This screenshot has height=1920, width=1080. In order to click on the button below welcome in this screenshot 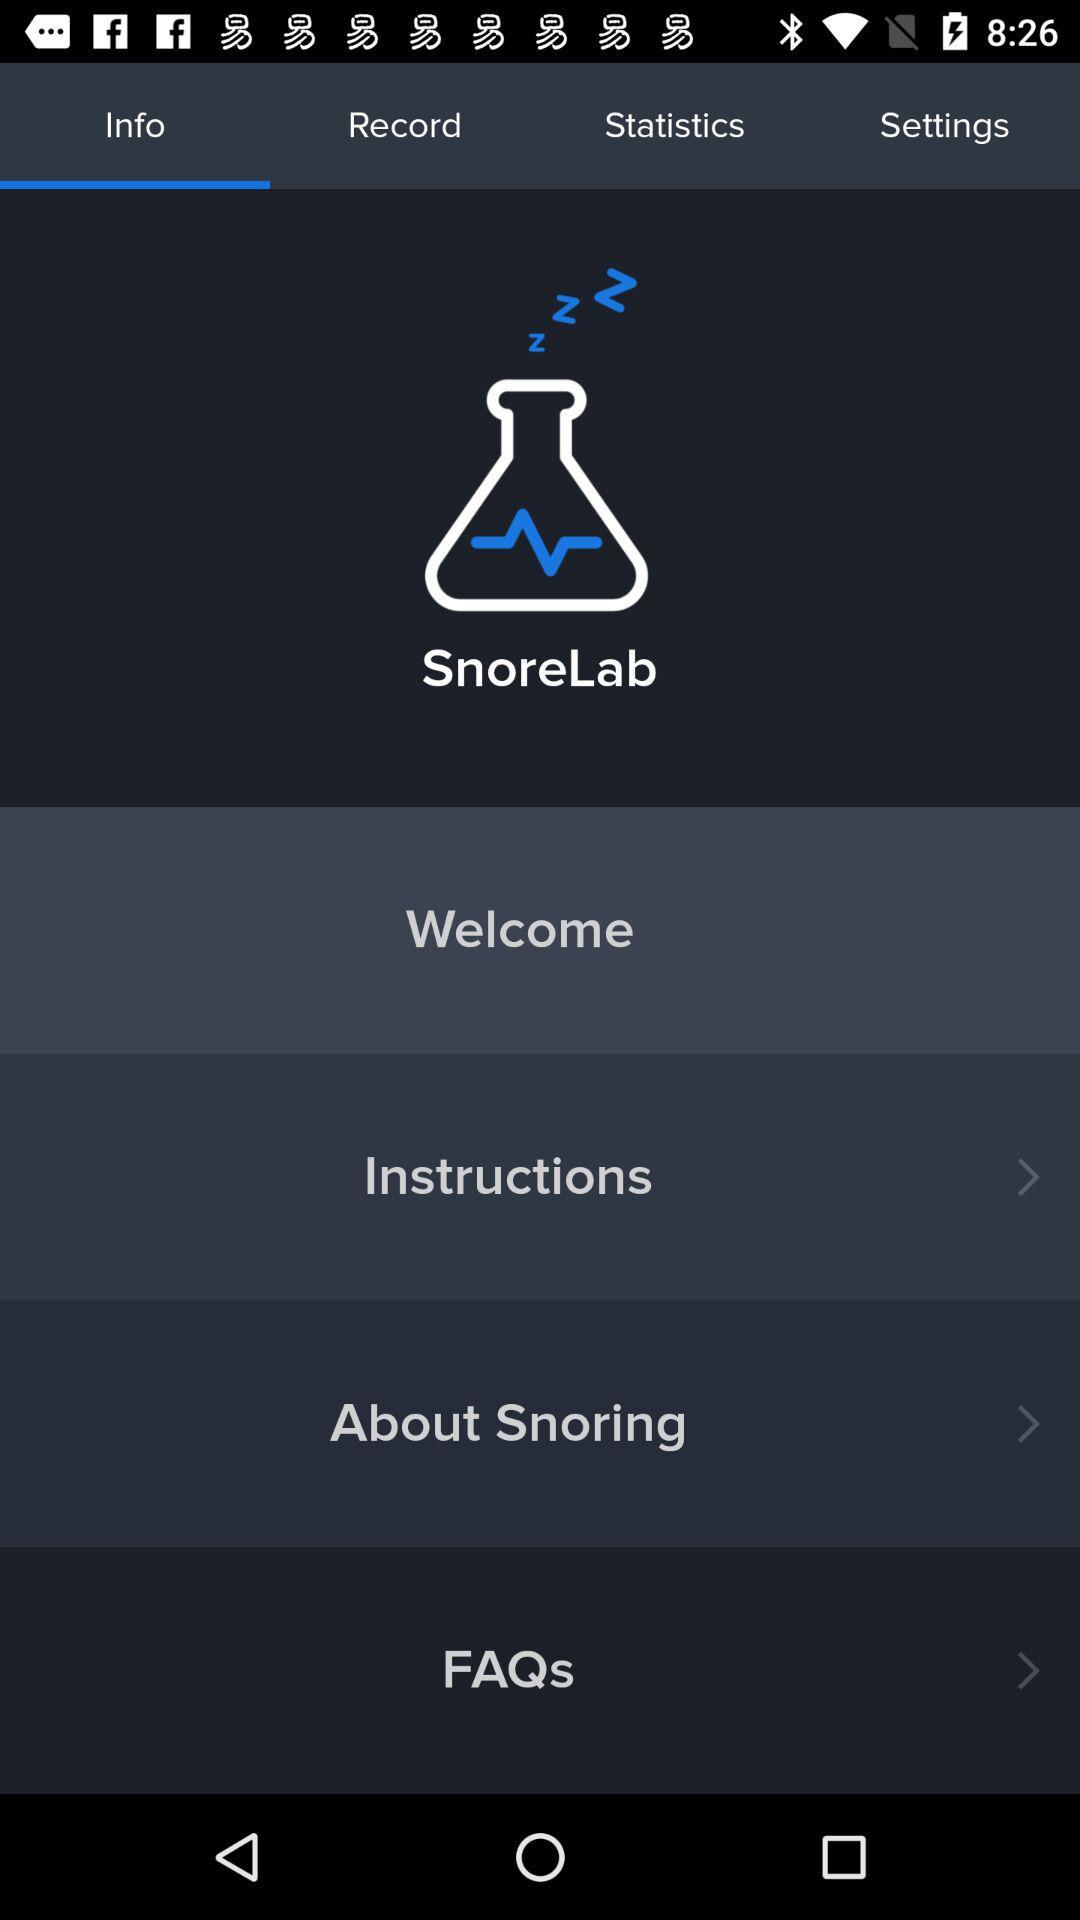, I will do `click(540, 1177)`.